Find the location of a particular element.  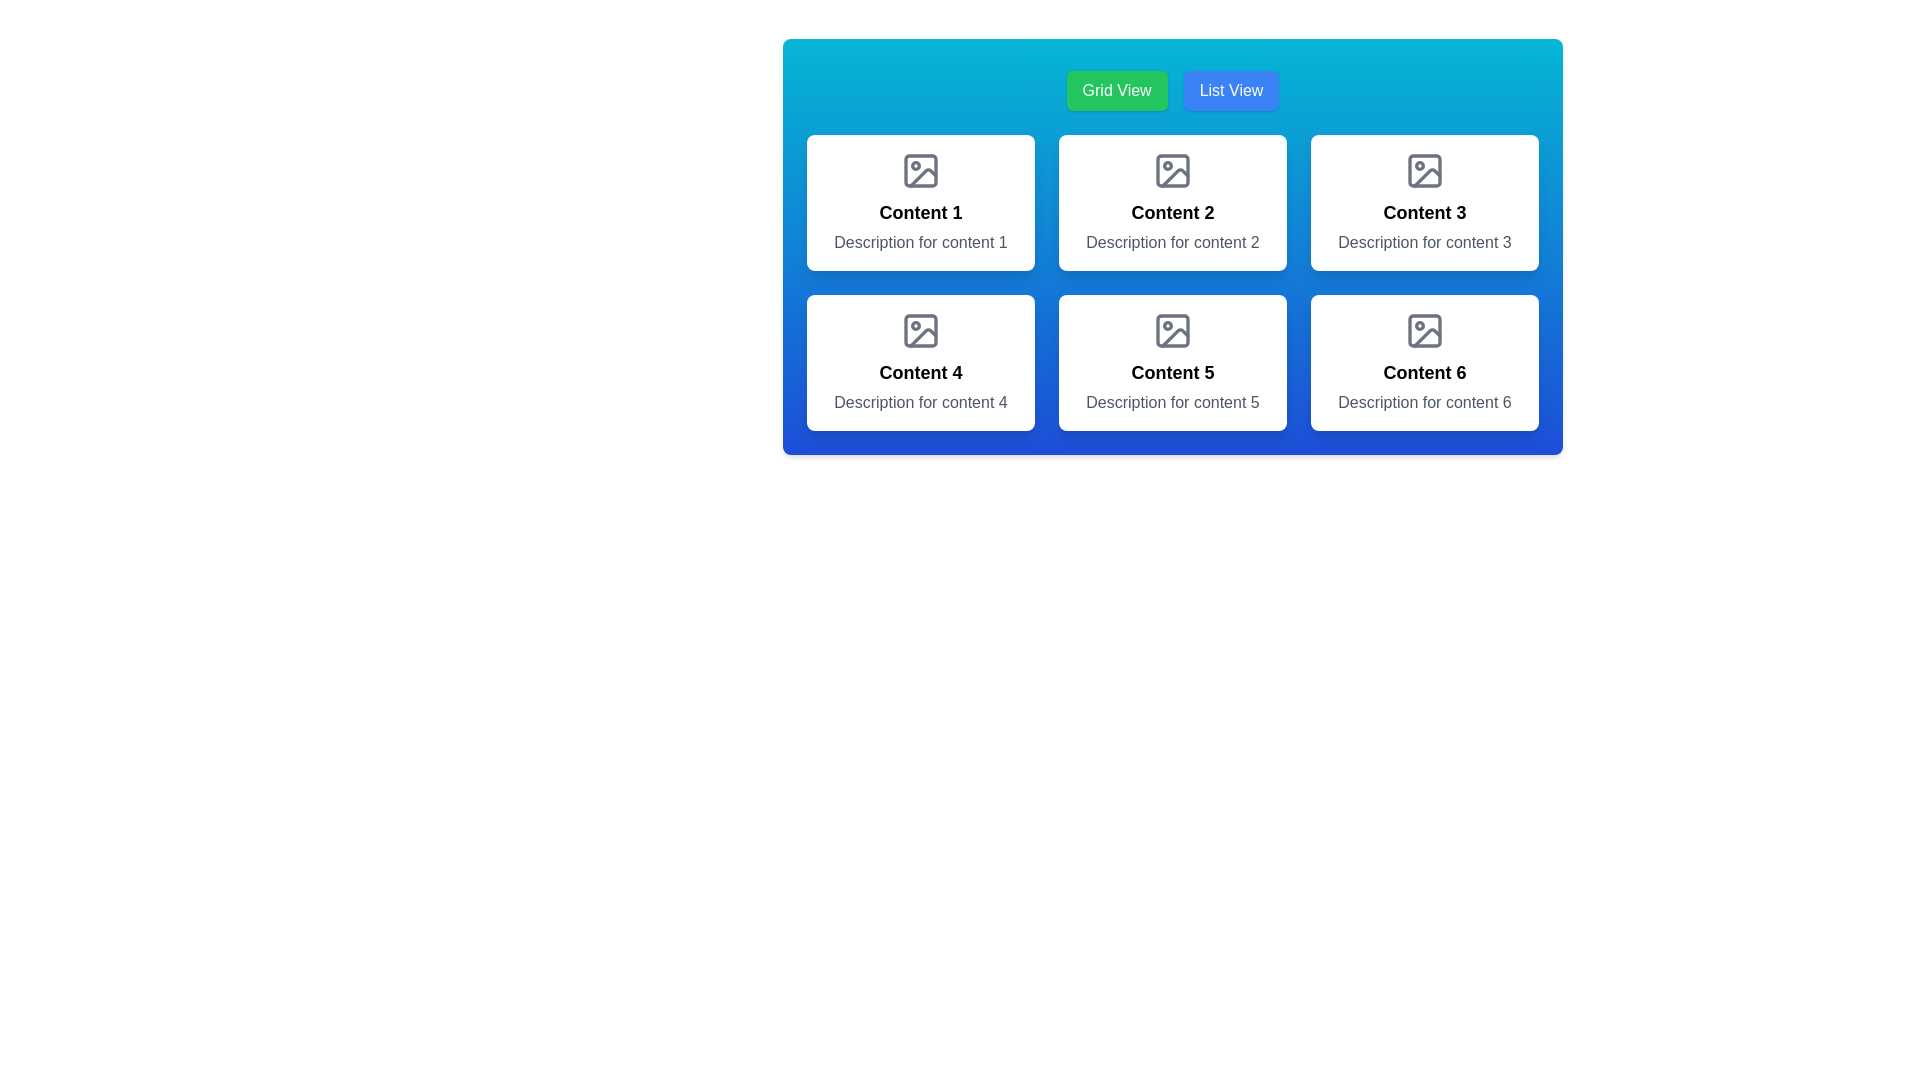

the decorative icon representing media content associated with 'Content 4', located in the second row, first column of the grid layout is located at coordinates (920, 330).